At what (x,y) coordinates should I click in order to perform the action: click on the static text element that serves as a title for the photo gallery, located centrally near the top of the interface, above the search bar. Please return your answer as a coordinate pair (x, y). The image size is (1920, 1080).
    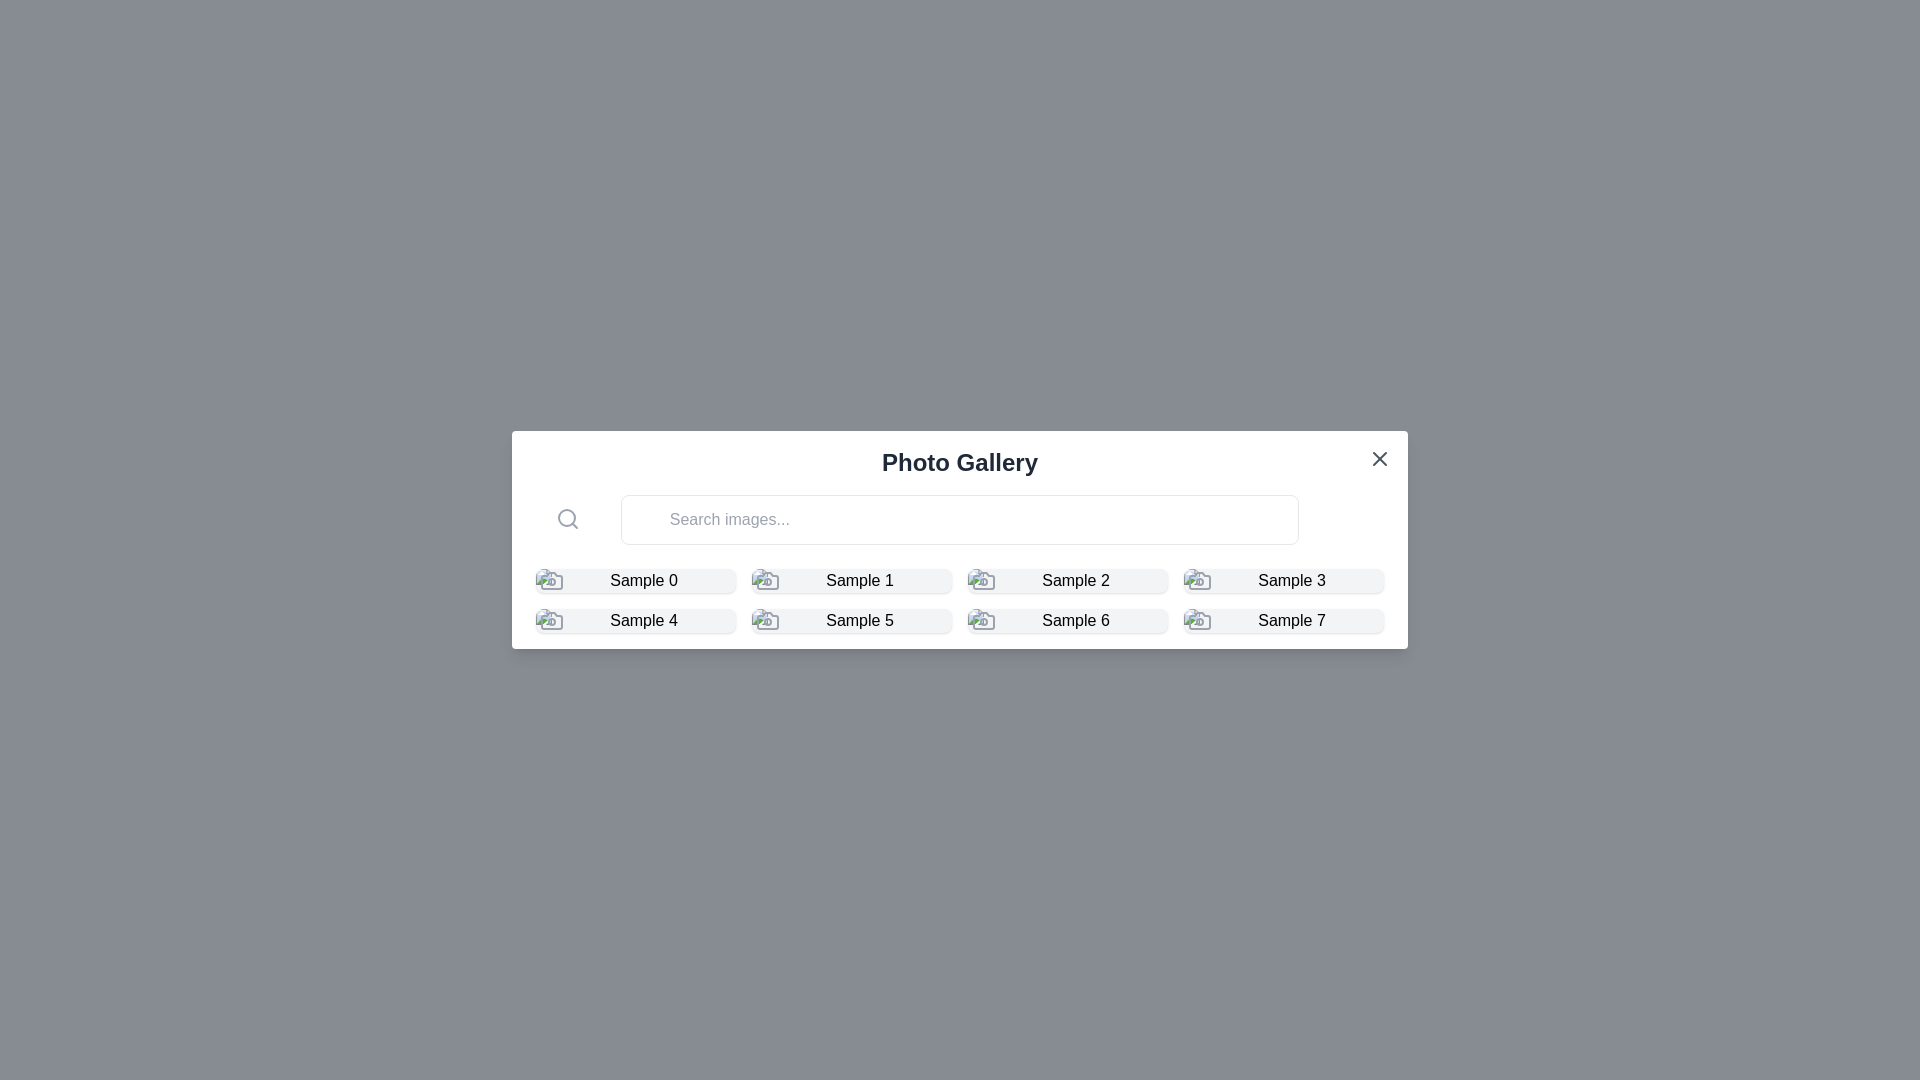
    Looking at the image, I should click on (960, 462).